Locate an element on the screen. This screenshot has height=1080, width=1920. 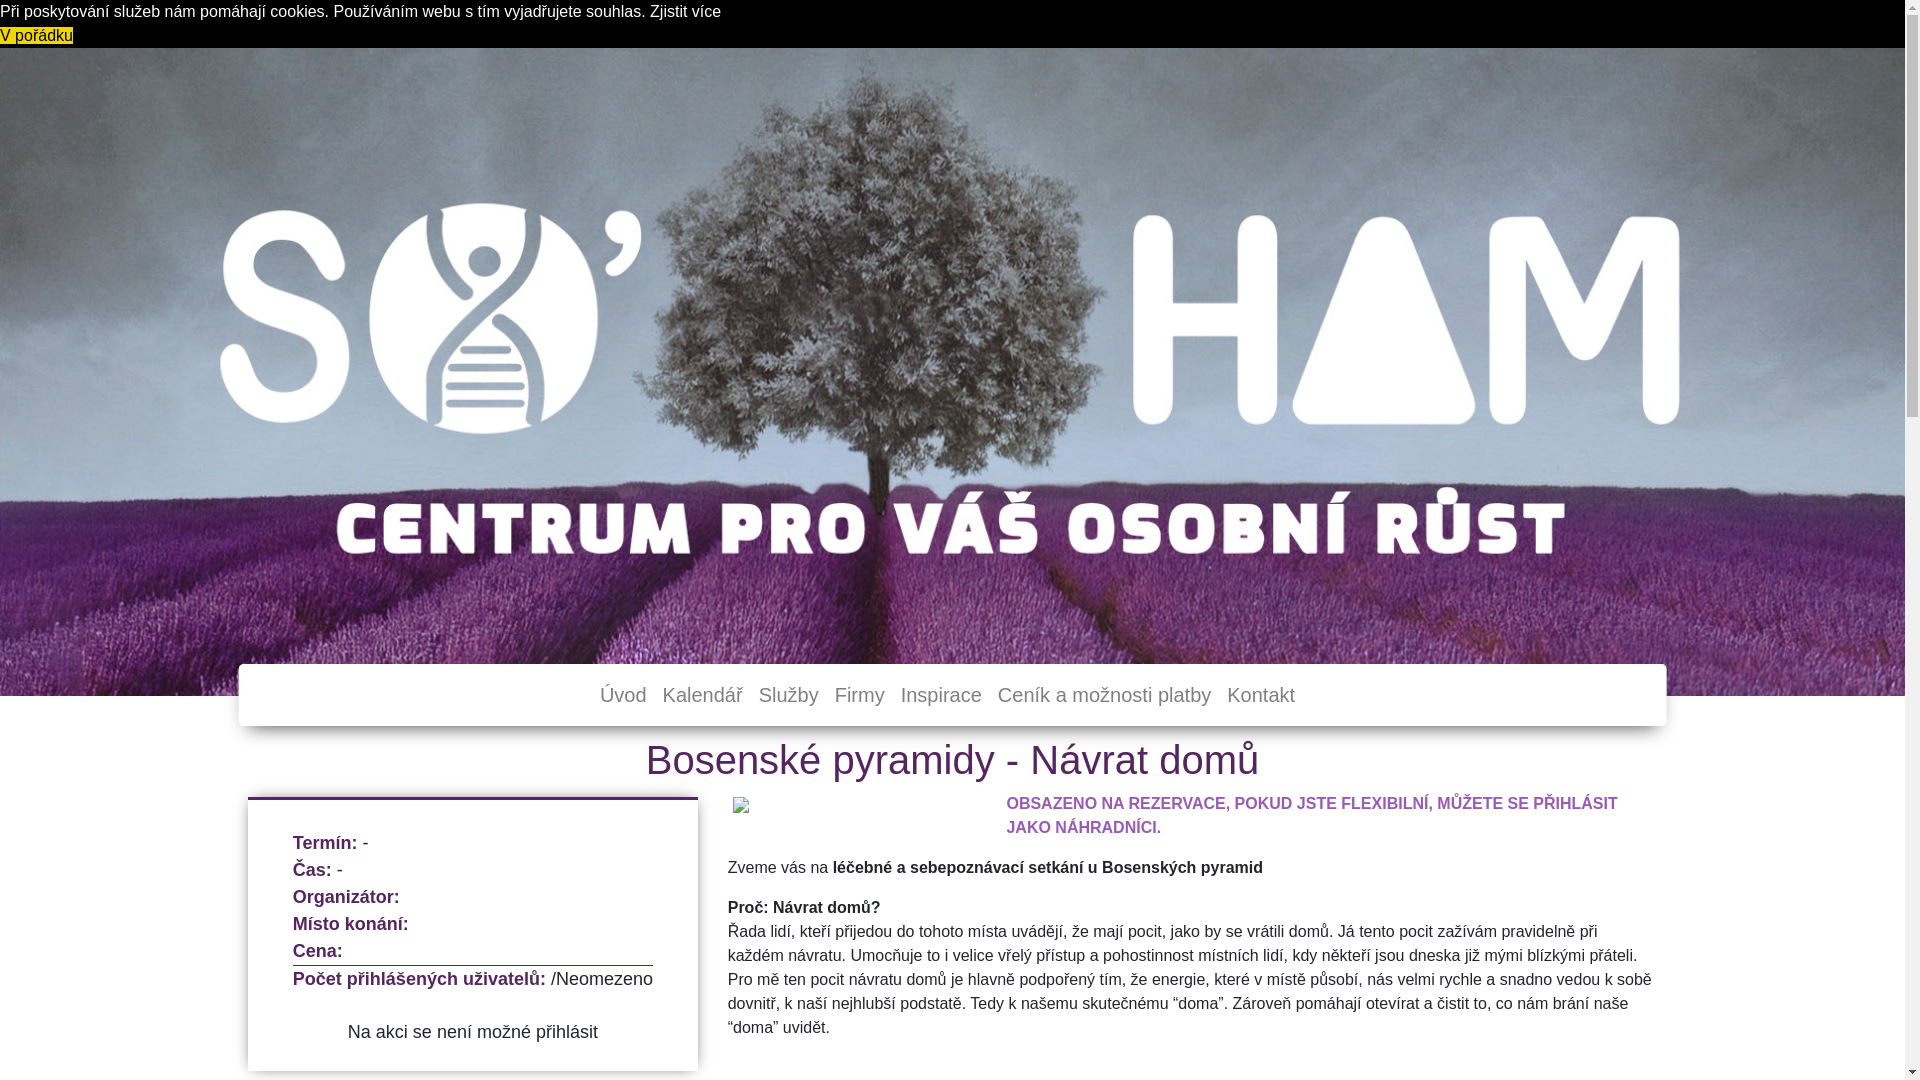
'Firmy' is located at coordinates (859, 693).